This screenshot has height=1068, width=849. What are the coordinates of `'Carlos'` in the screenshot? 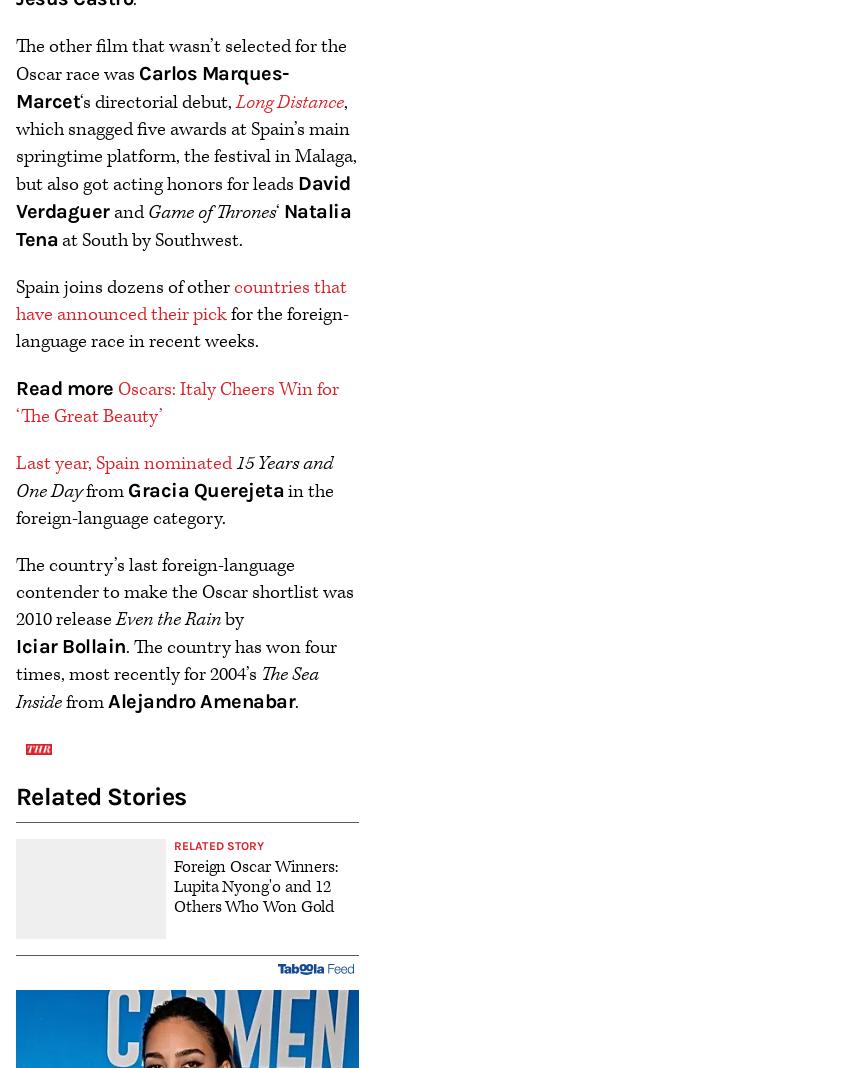 It's located at (169, 71).